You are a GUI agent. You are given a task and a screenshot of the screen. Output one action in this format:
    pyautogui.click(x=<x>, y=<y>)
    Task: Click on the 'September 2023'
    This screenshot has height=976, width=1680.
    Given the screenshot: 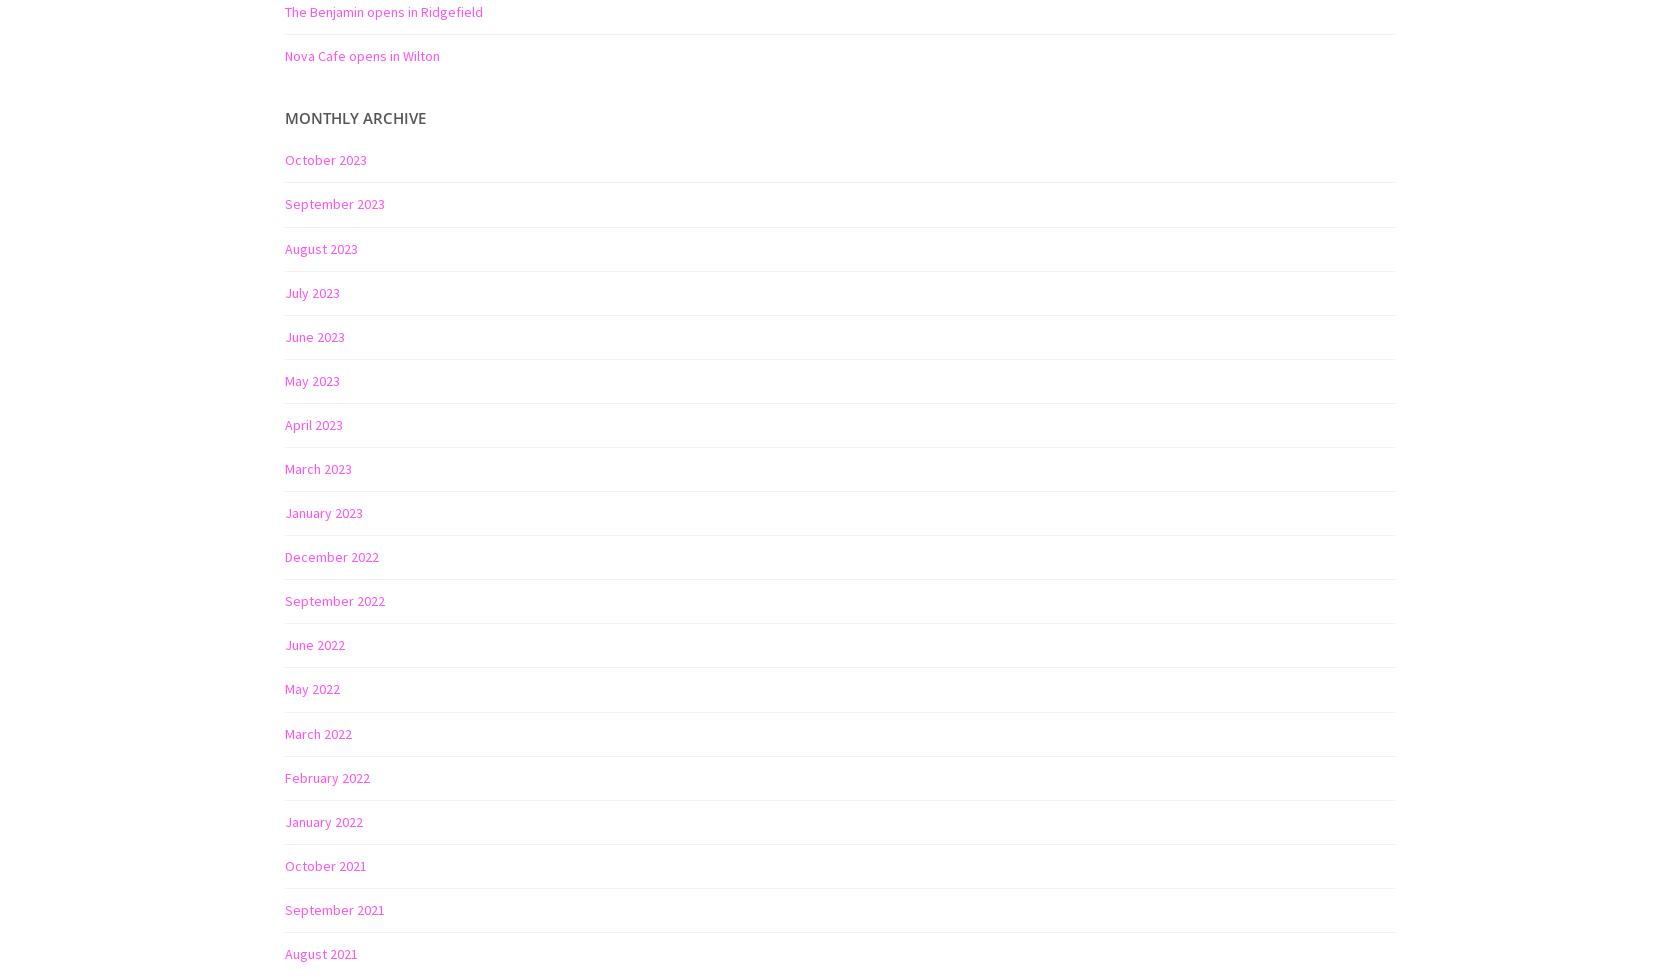 What is the action you would take?
    pyautogui.click(x=334, y=202)
    